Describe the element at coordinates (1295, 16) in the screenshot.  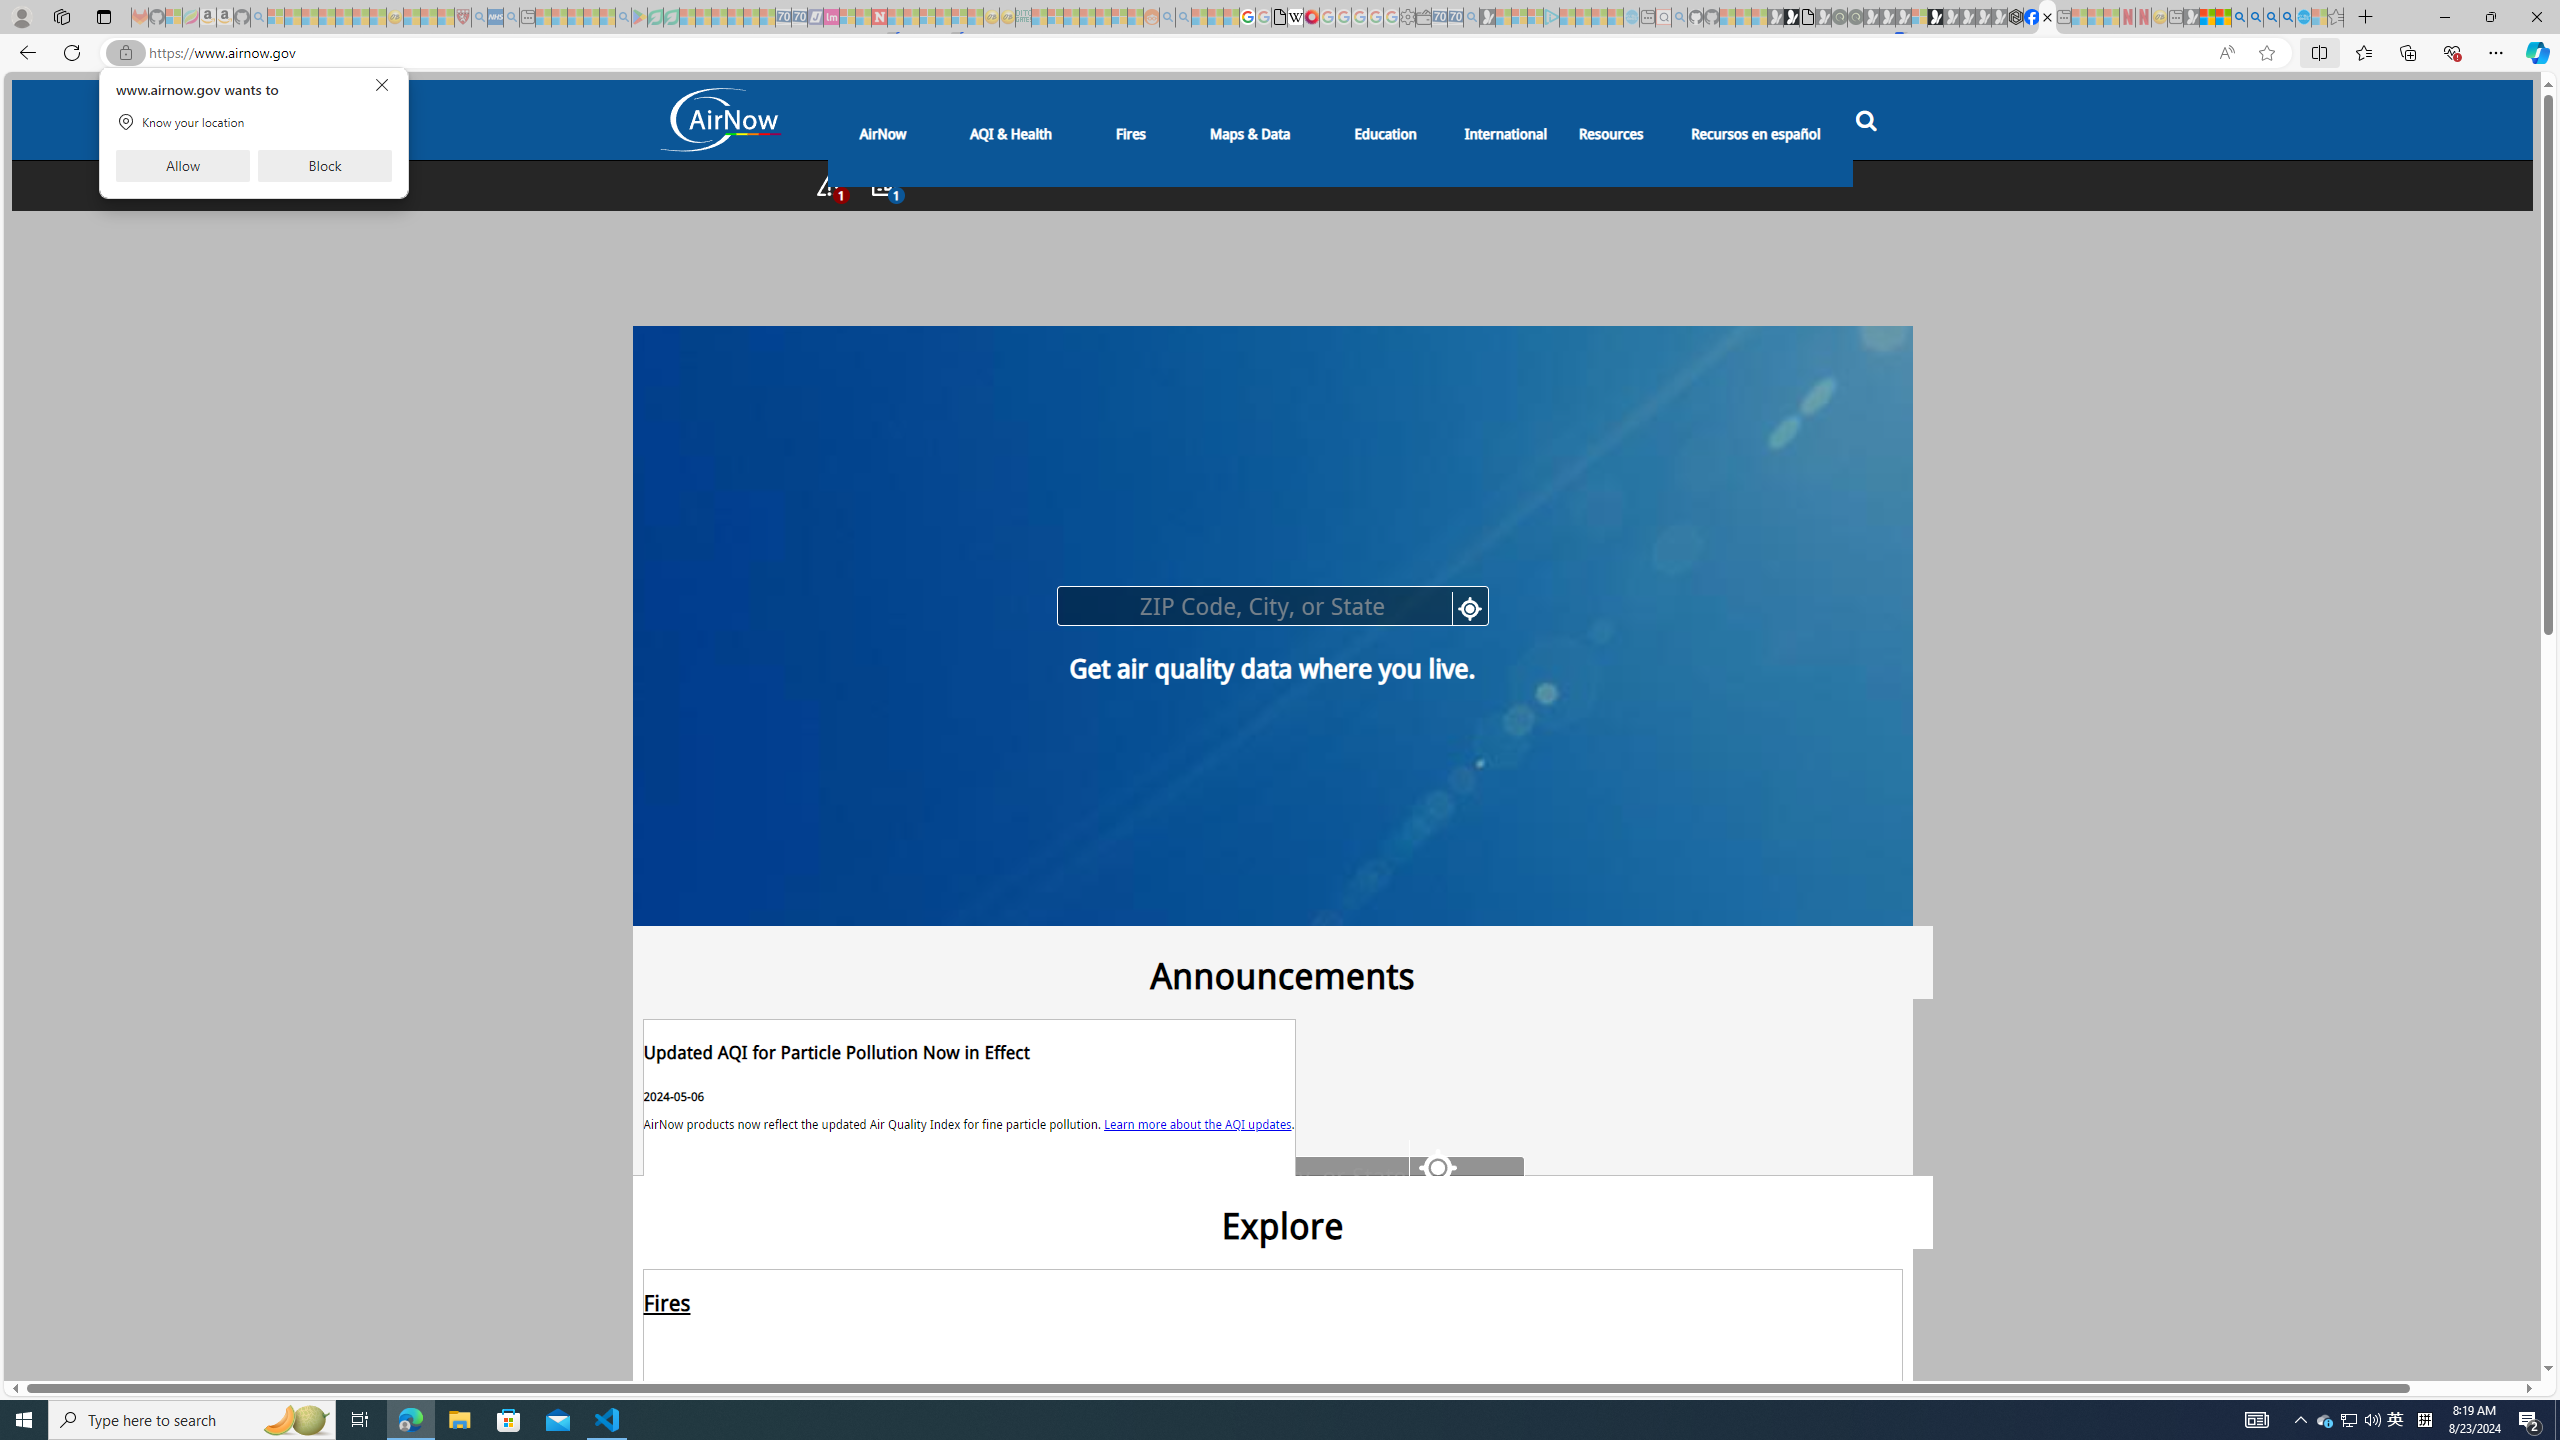
I see `'Target page - Wikipedia'` at that location.